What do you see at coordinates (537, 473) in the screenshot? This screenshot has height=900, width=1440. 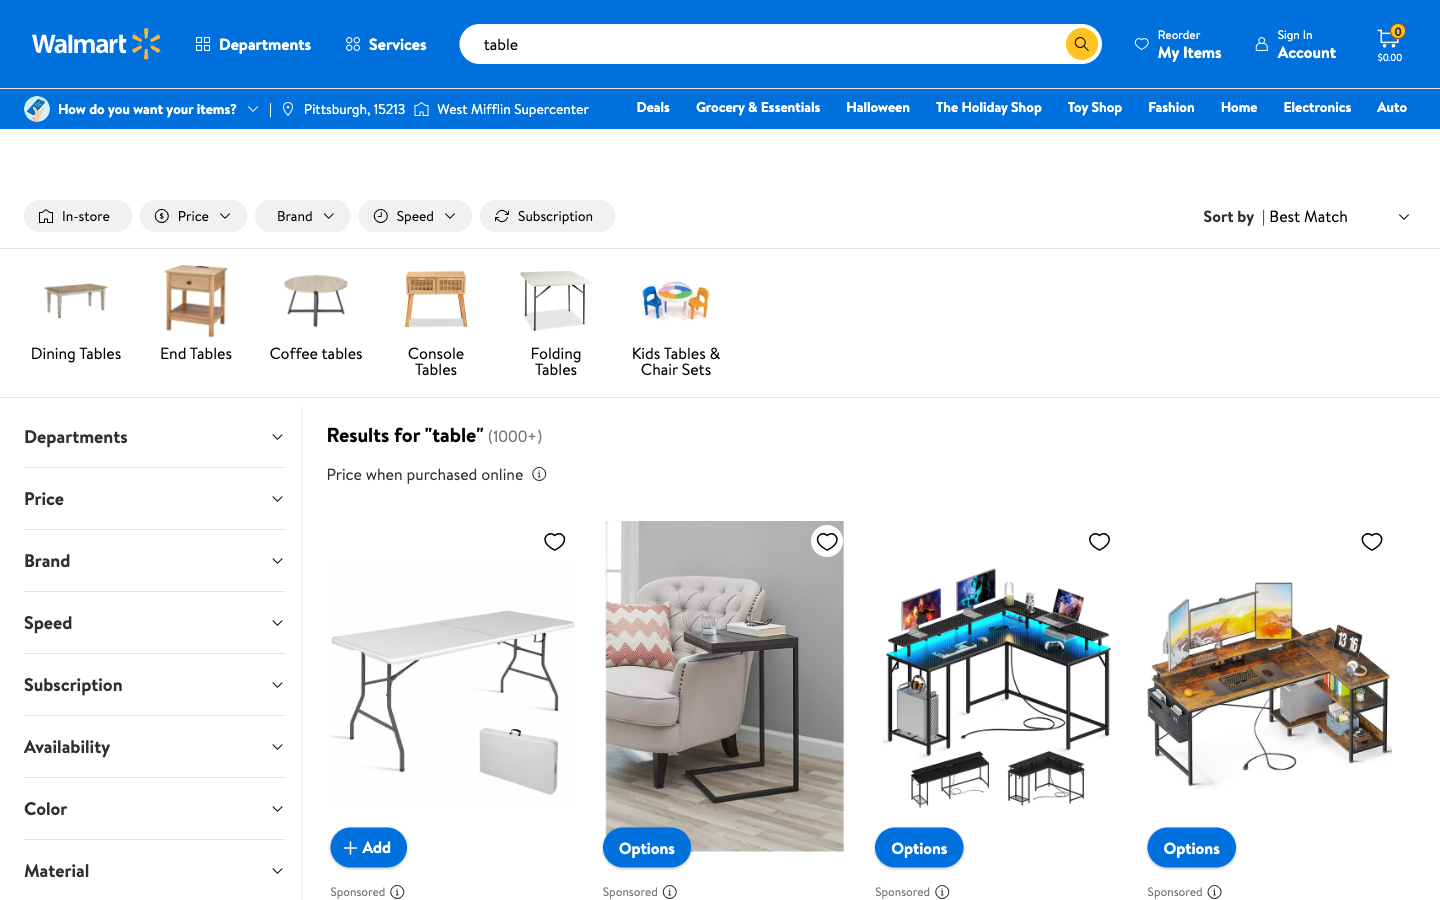 I see `the price information modal` at bounding box center [537, 473].